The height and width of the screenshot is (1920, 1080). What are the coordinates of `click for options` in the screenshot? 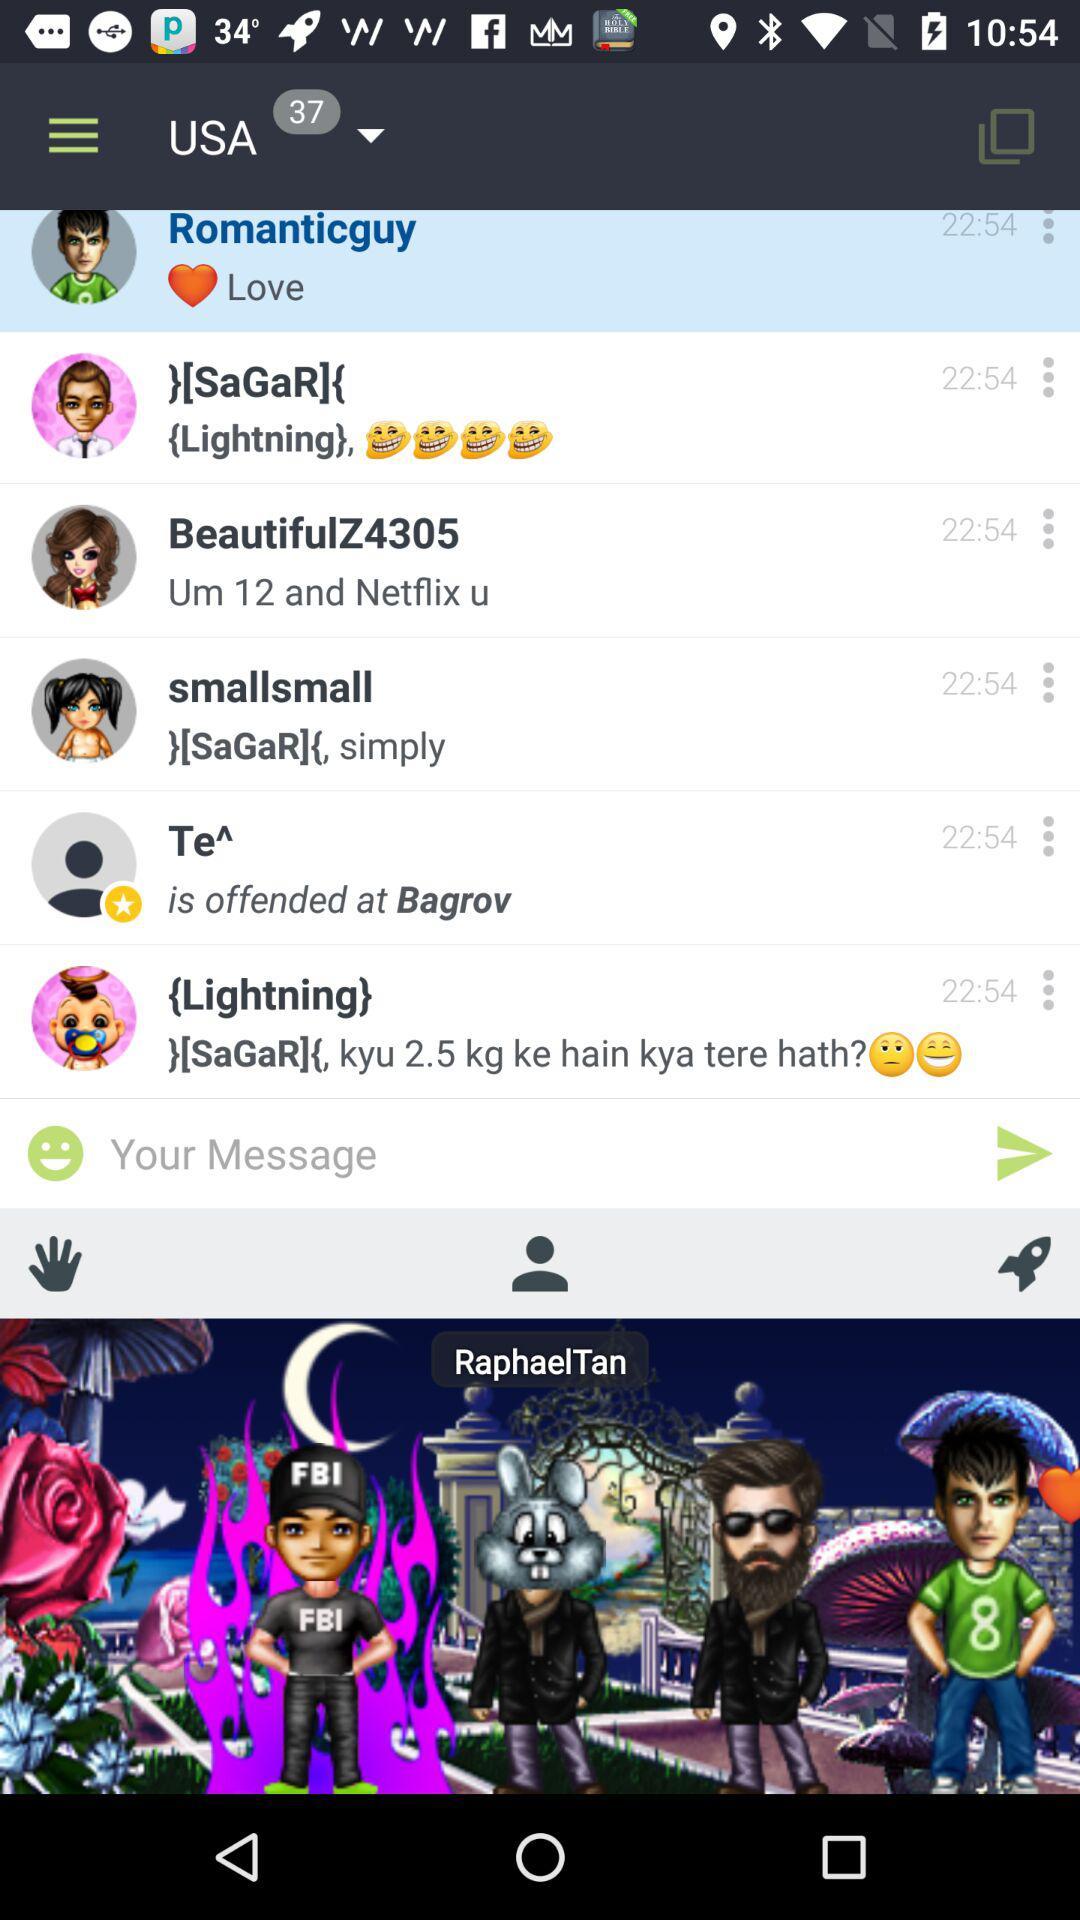 It's located at (1047, 682).